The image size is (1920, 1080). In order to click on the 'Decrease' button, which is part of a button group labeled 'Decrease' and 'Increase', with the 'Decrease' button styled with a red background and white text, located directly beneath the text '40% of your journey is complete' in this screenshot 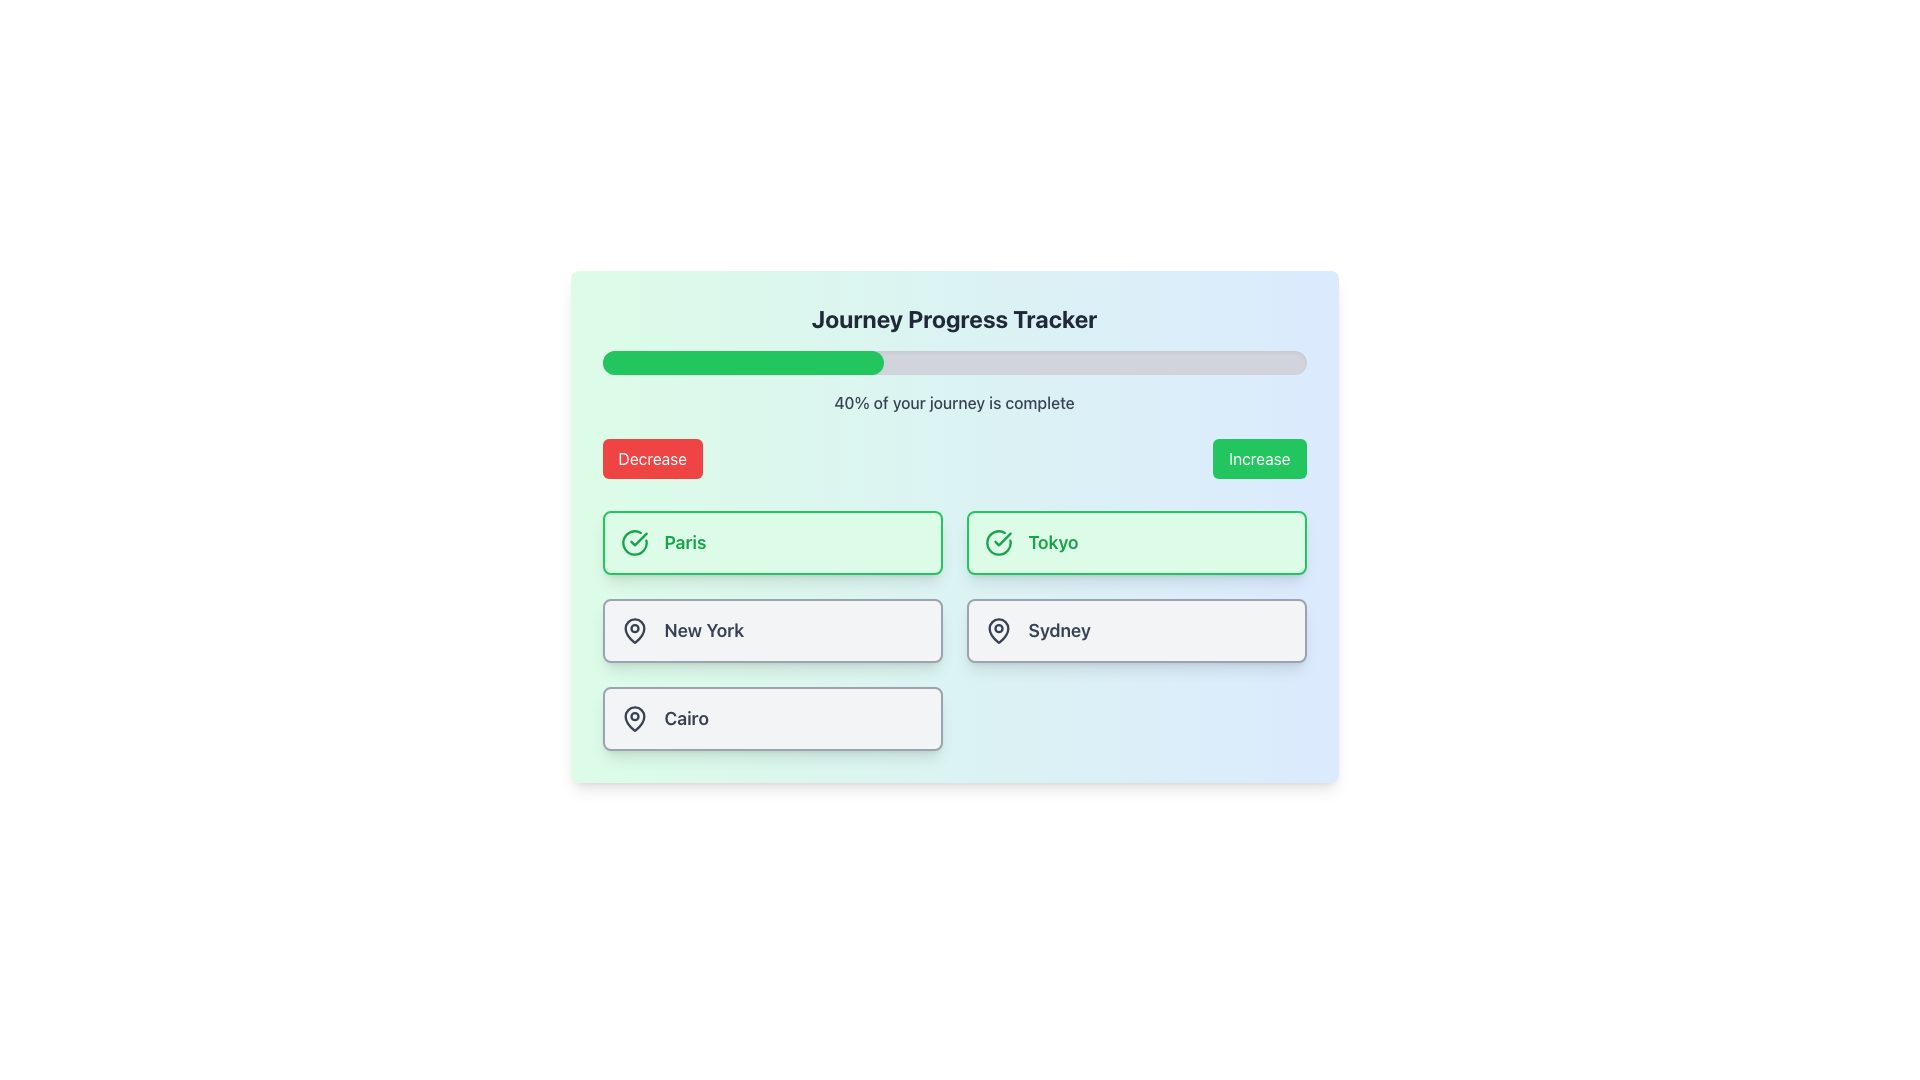, I will do `click(953, 459)`.